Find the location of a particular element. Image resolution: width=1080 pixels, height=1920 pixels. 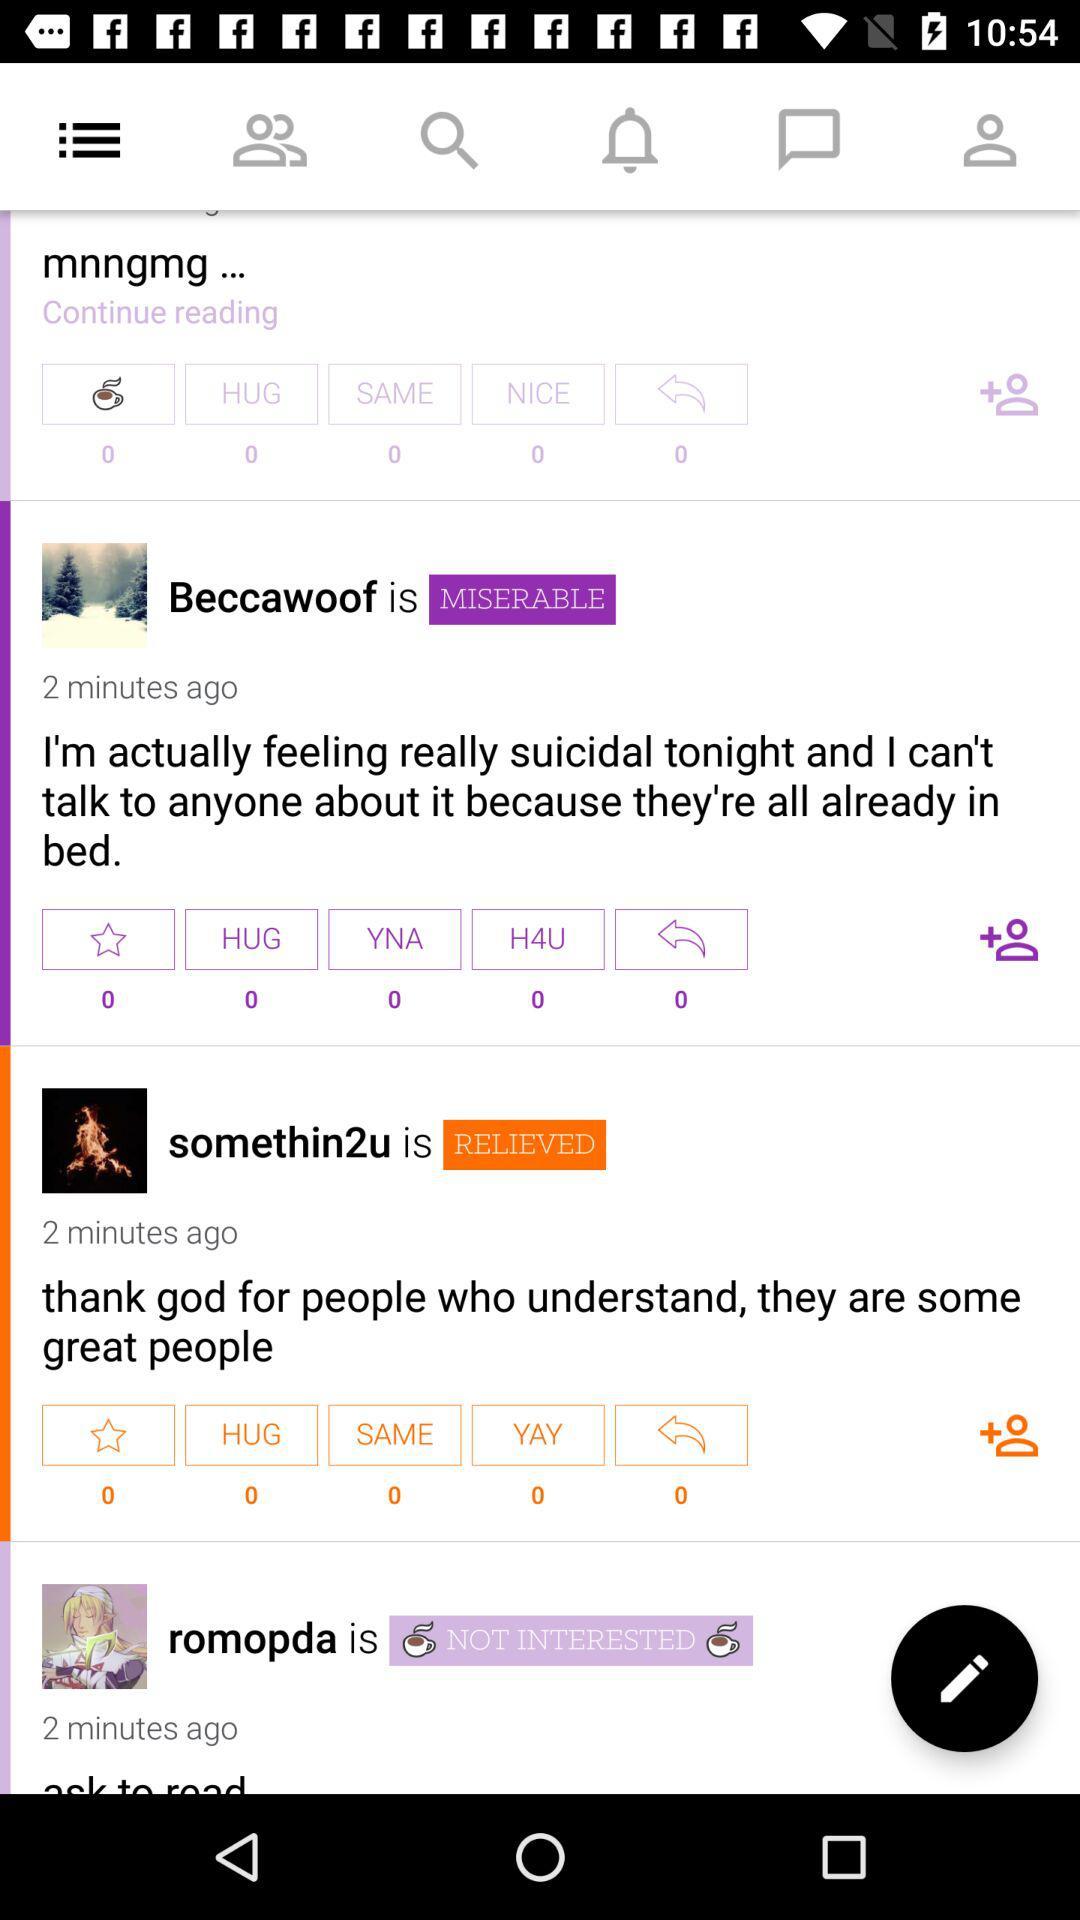

click for profile is located at coordinates (94, 594).